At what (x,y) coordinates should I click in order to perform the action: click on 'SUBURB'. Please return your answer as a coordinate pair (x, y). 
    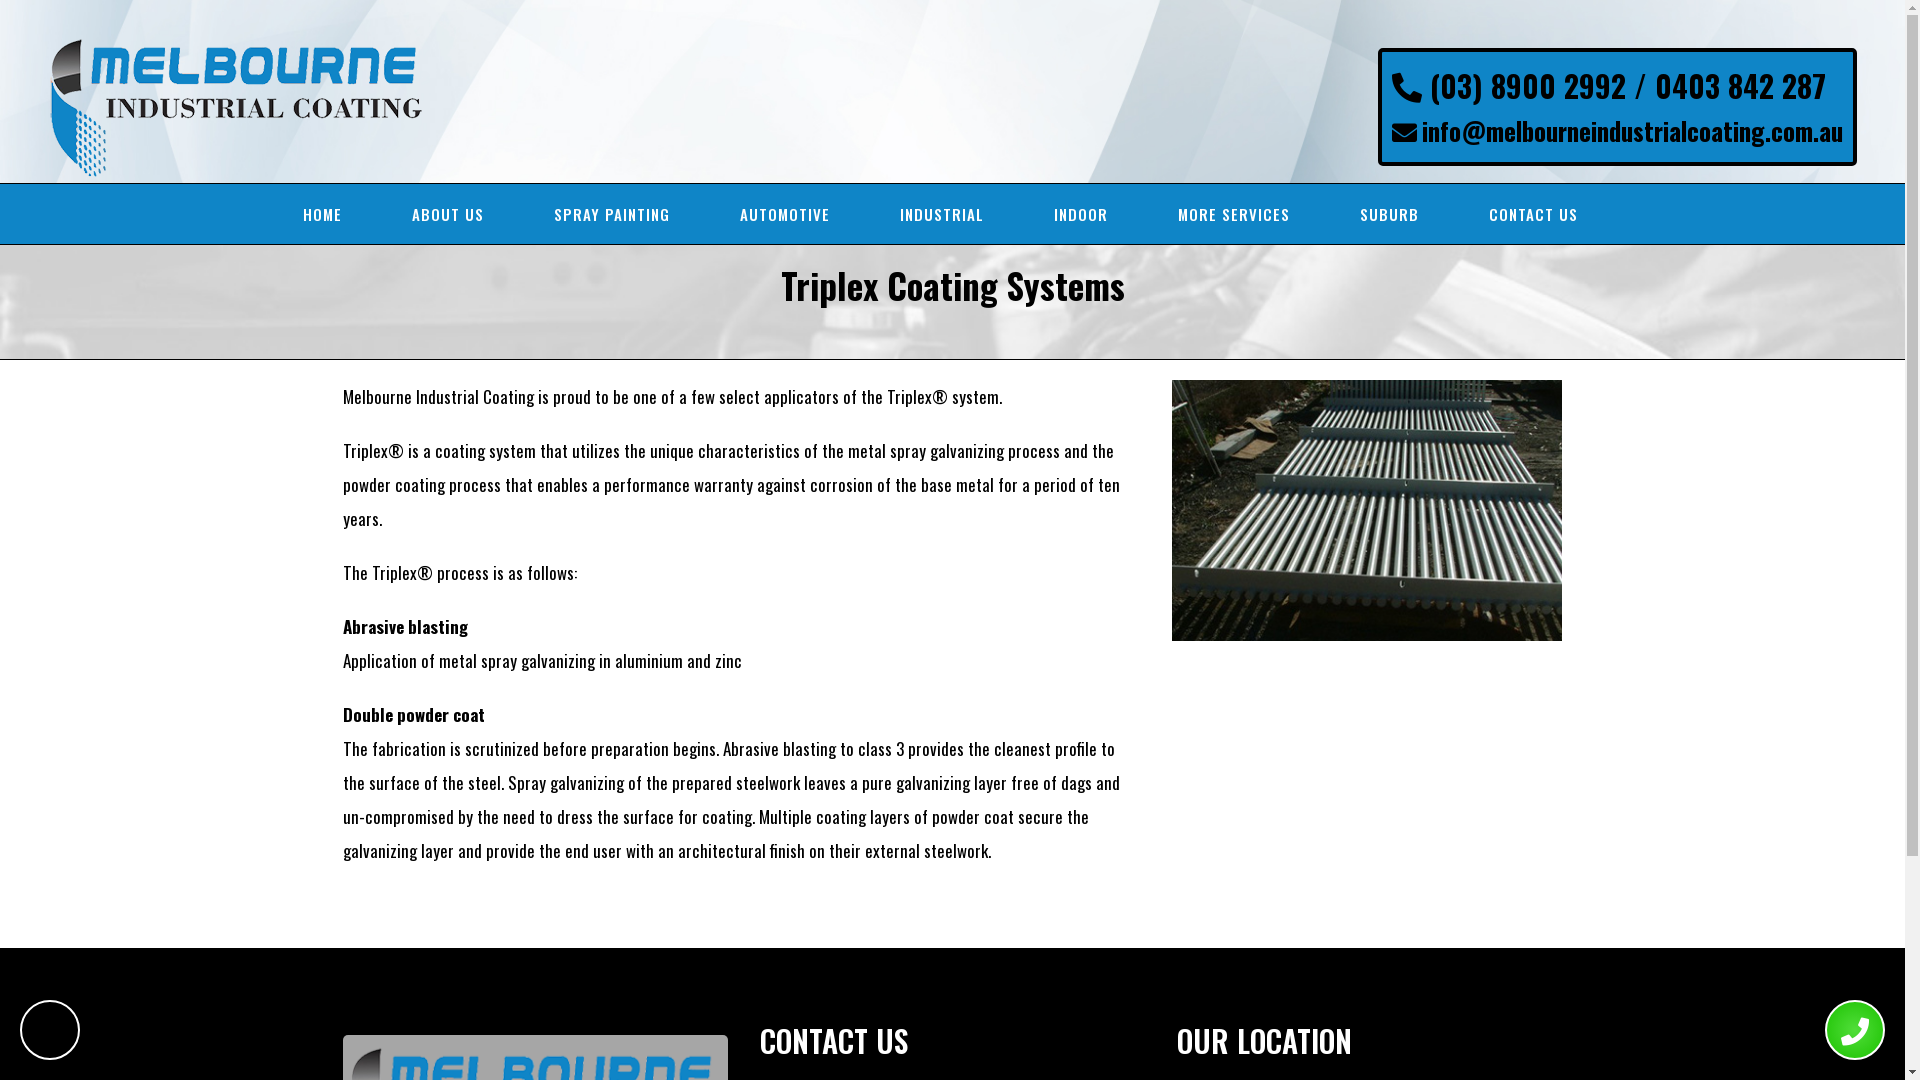
    Looking at the image, I should click on (1387, 213).